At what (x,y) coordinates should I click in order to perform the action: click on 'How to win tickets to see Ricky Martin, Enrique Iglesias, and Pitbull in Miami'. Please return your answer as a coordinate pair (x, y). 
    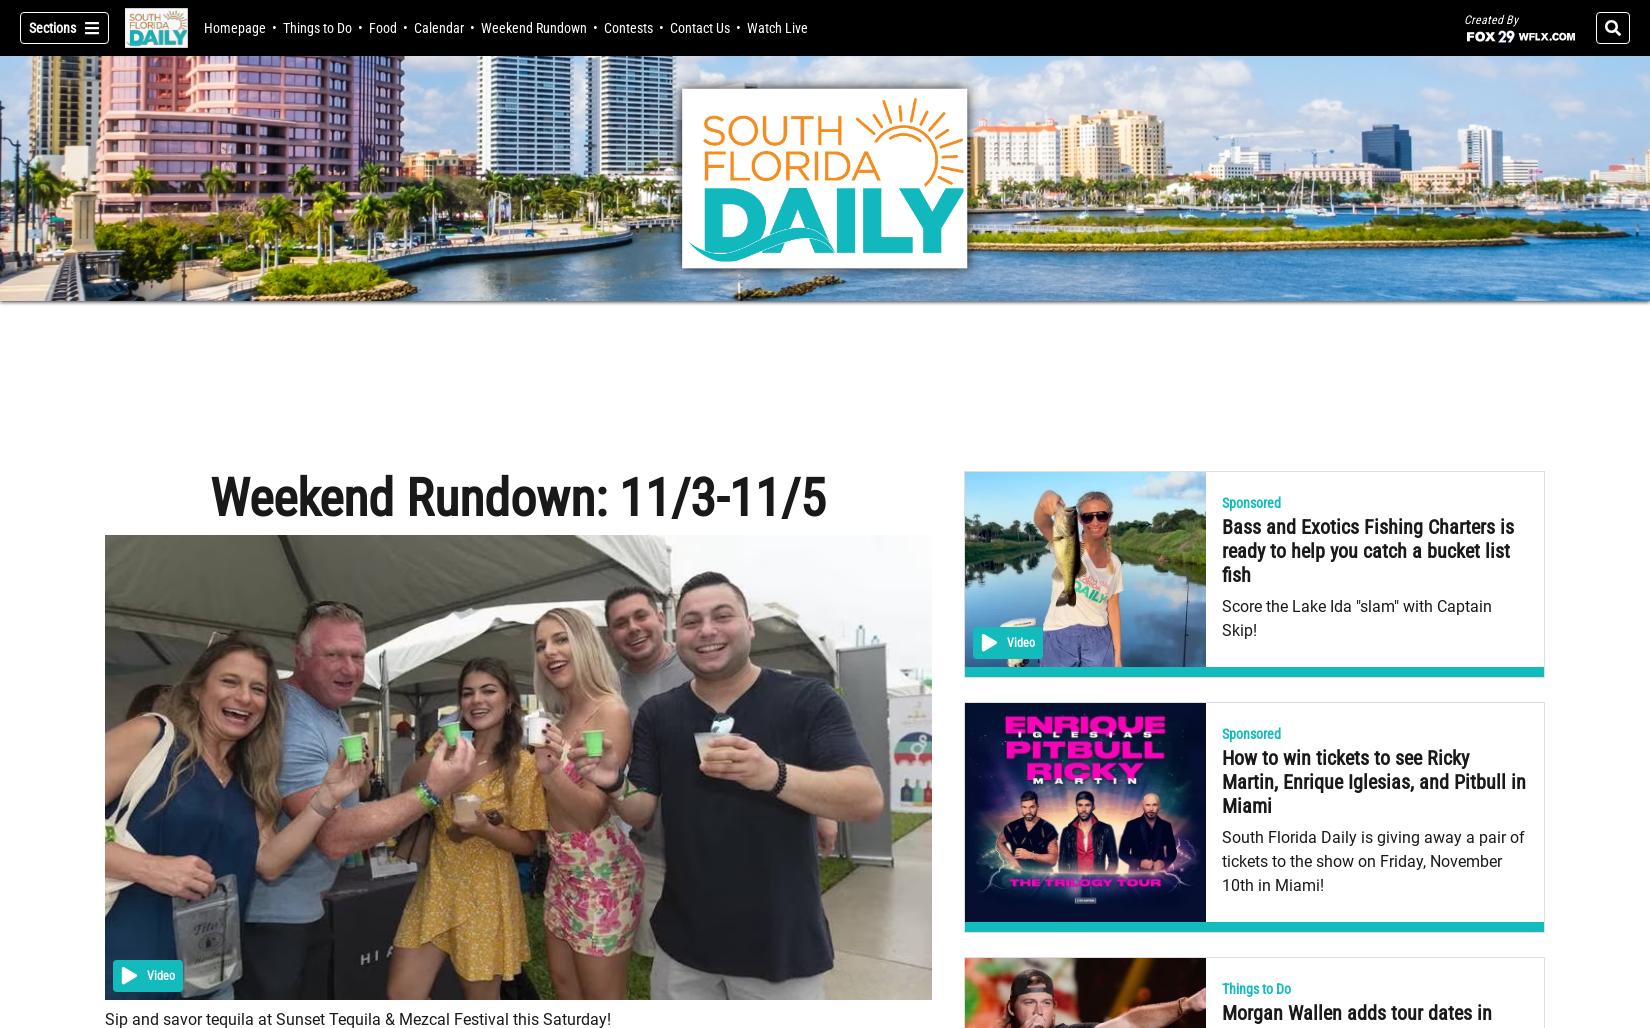
    Looking at the image, I should click on (1372, 781).